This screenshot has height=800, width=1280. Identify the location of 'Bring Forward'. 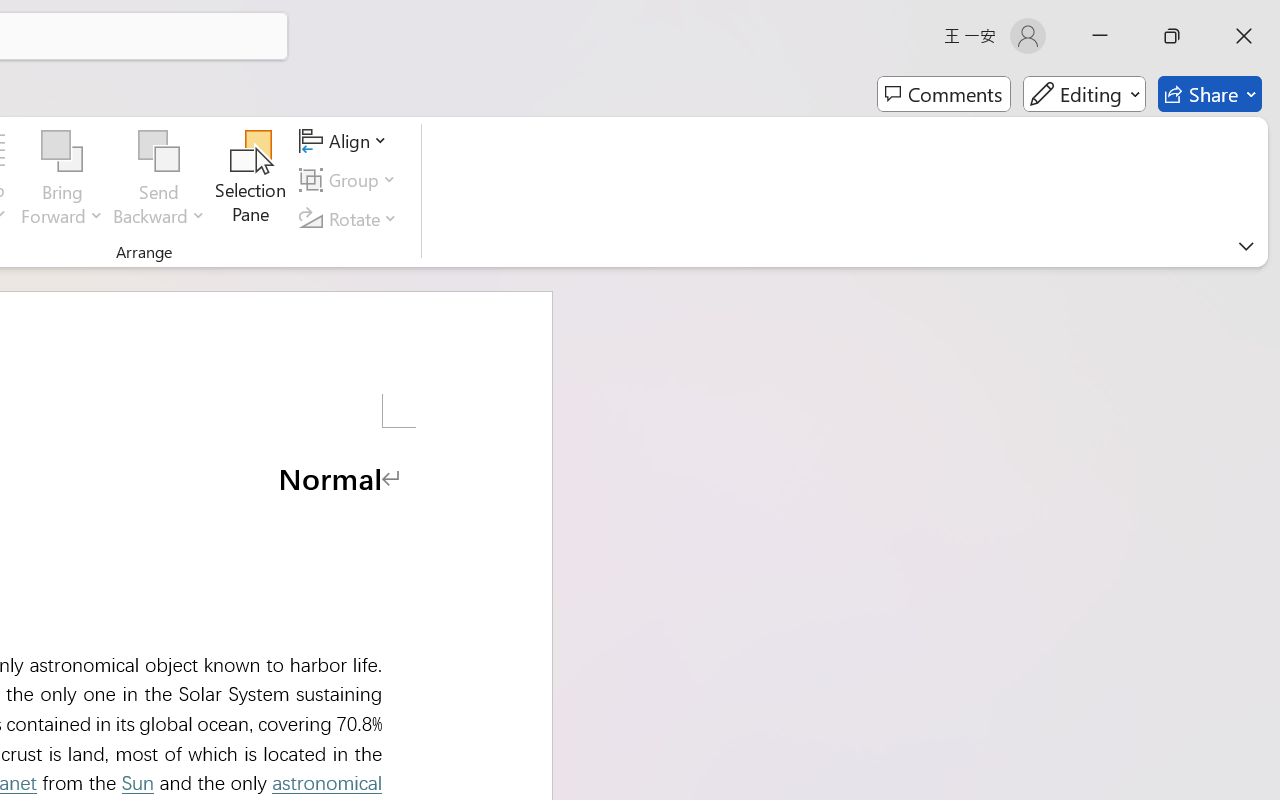
(62, 179).